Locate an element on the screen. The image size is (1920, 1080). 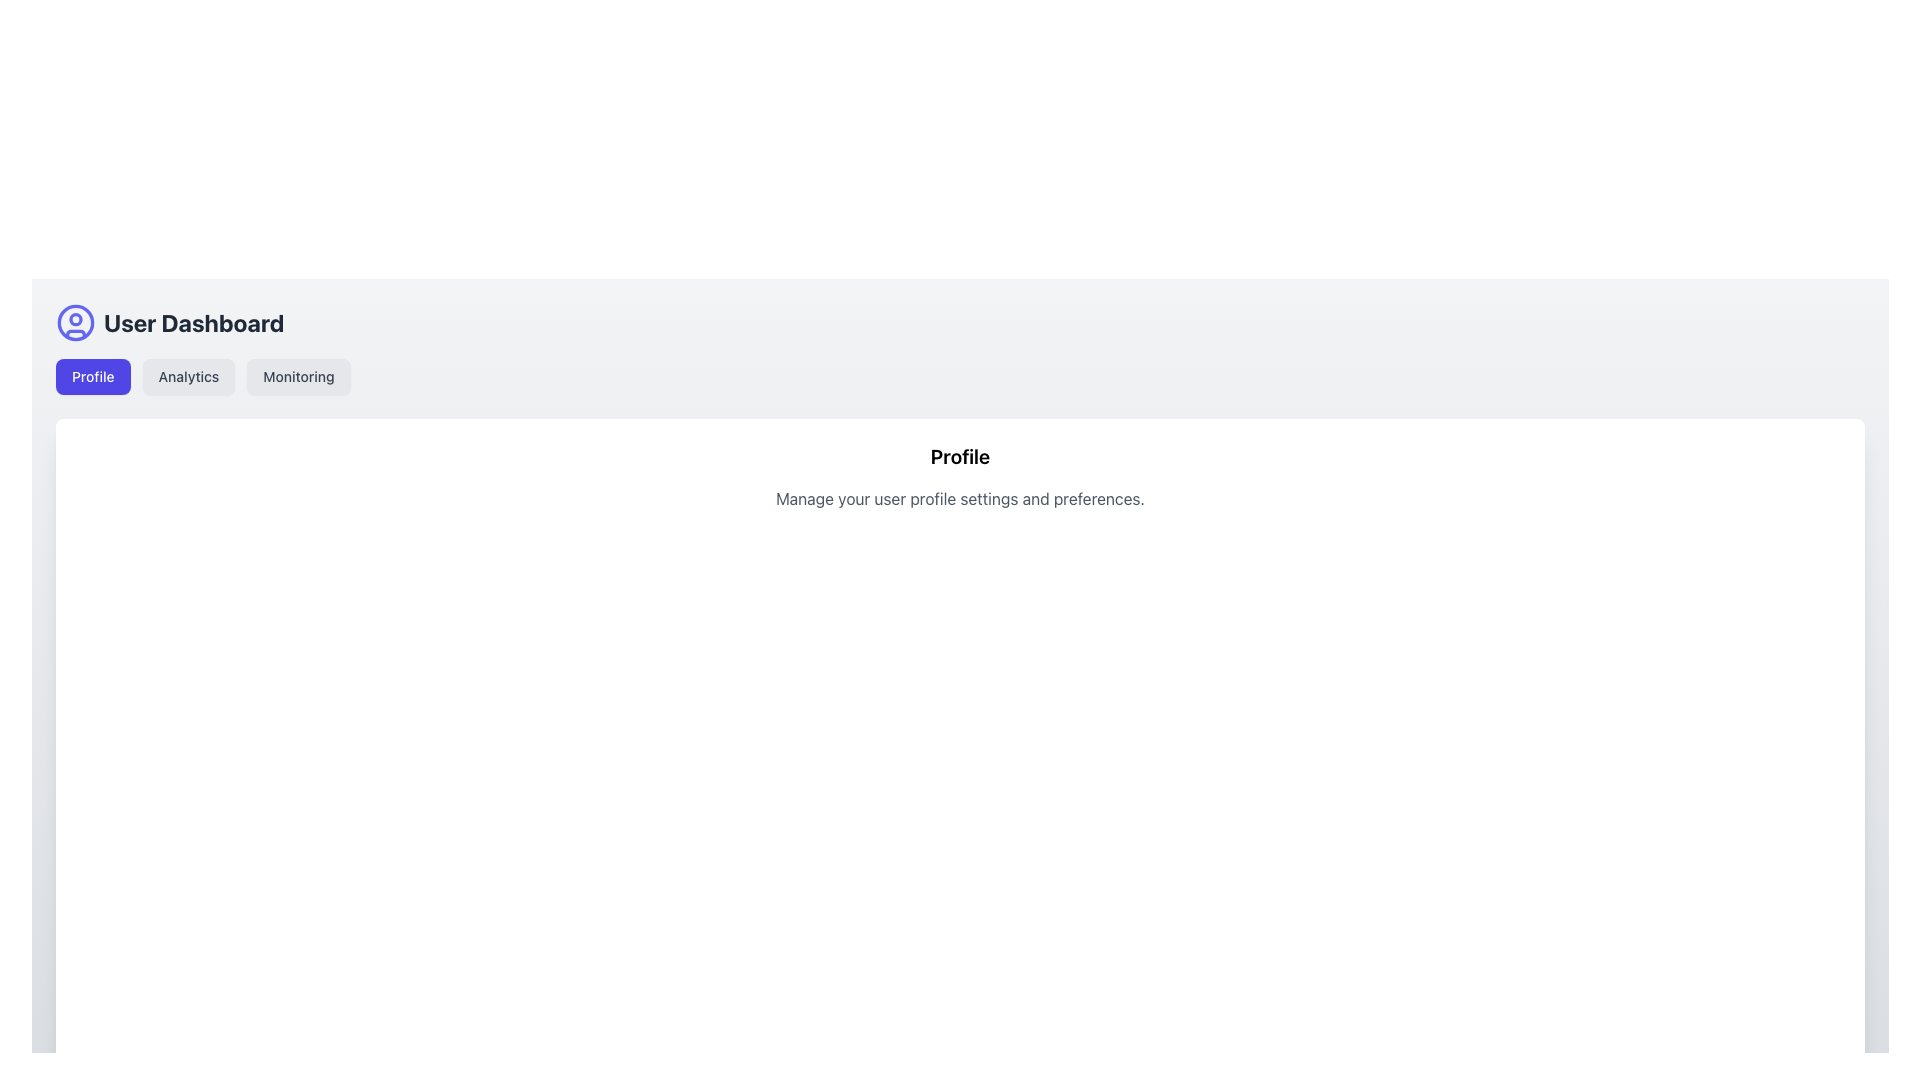
the 'User Dashboard' text label, which serves as a title for the current section of the application interface, located in the top-left area next to the user icon is located at coordinates (194, 322).